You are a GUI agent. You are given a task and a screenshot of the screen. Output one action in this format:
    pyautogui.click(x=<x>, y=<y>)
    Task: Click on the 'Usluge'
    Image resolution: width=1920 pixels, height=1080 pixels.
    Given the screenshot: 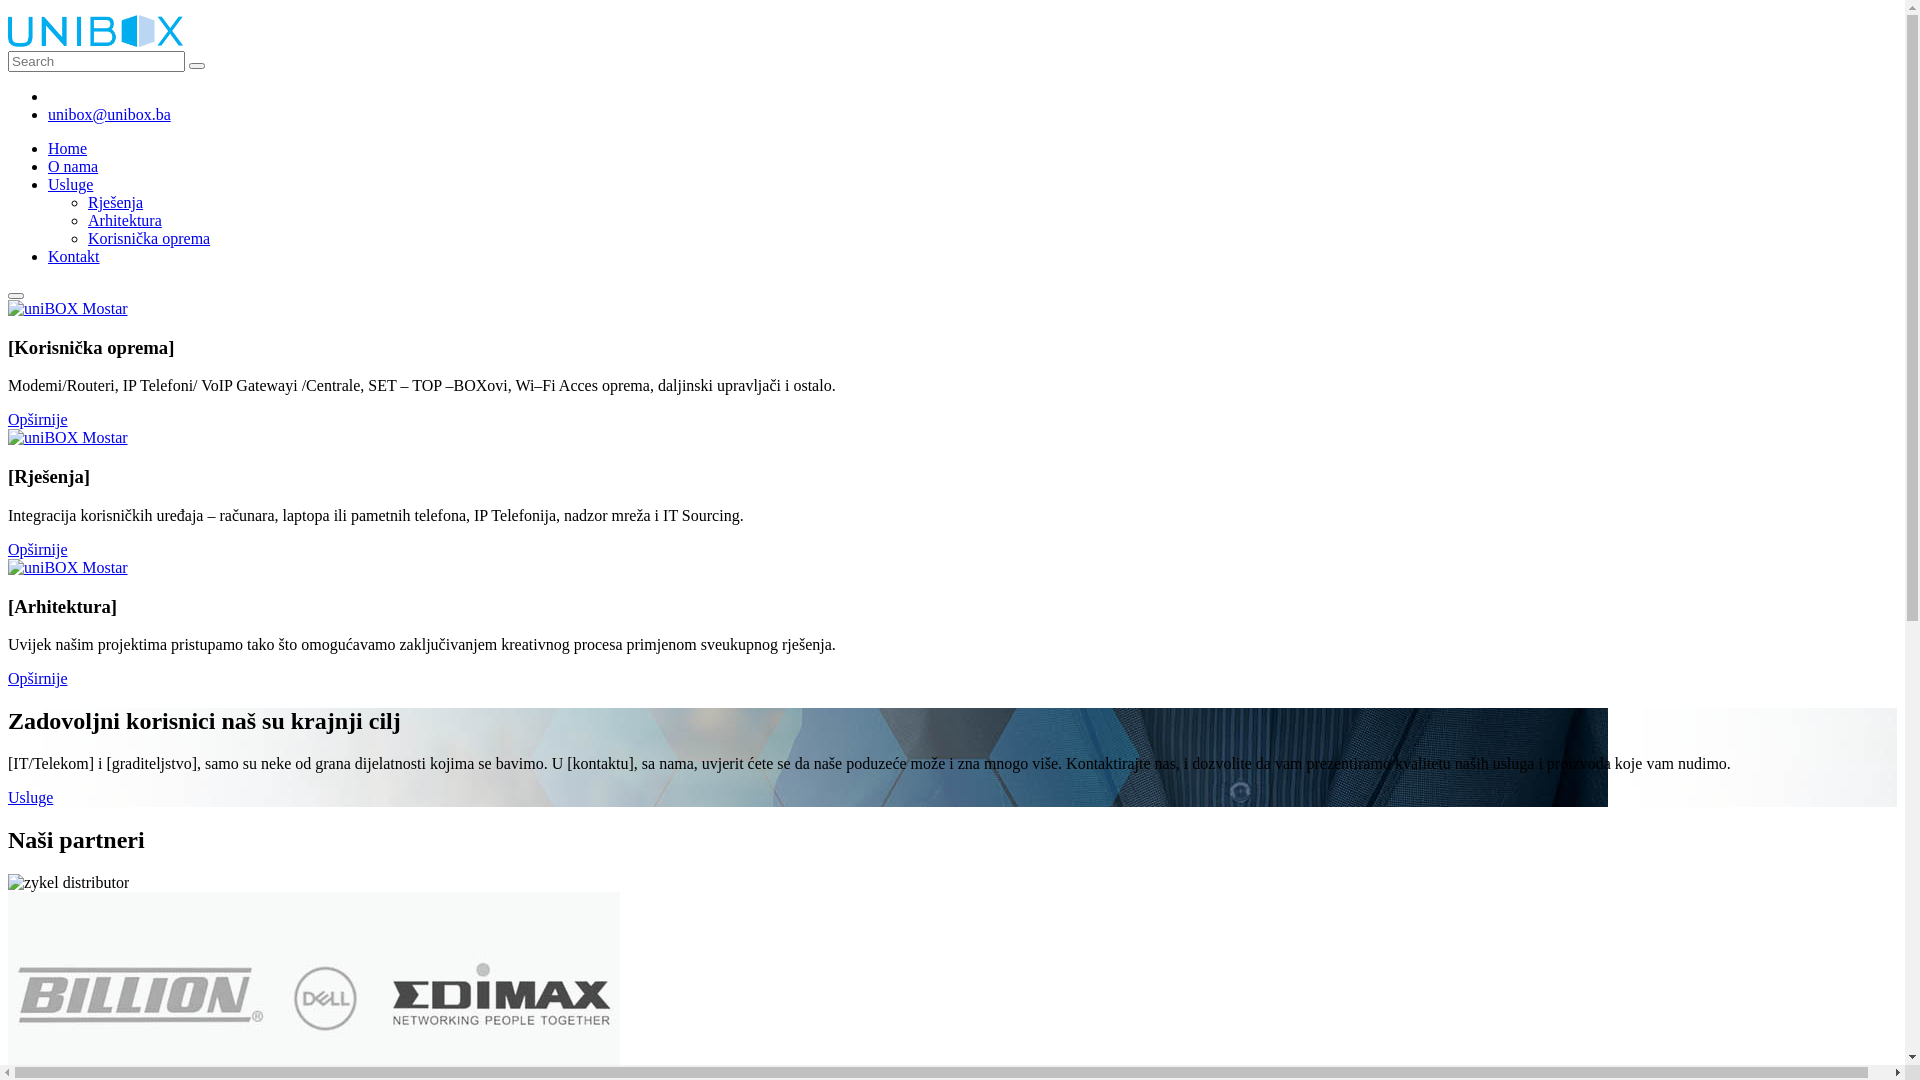 What is the action you would take?
    pyautogui.click(x=70, y=184)
    